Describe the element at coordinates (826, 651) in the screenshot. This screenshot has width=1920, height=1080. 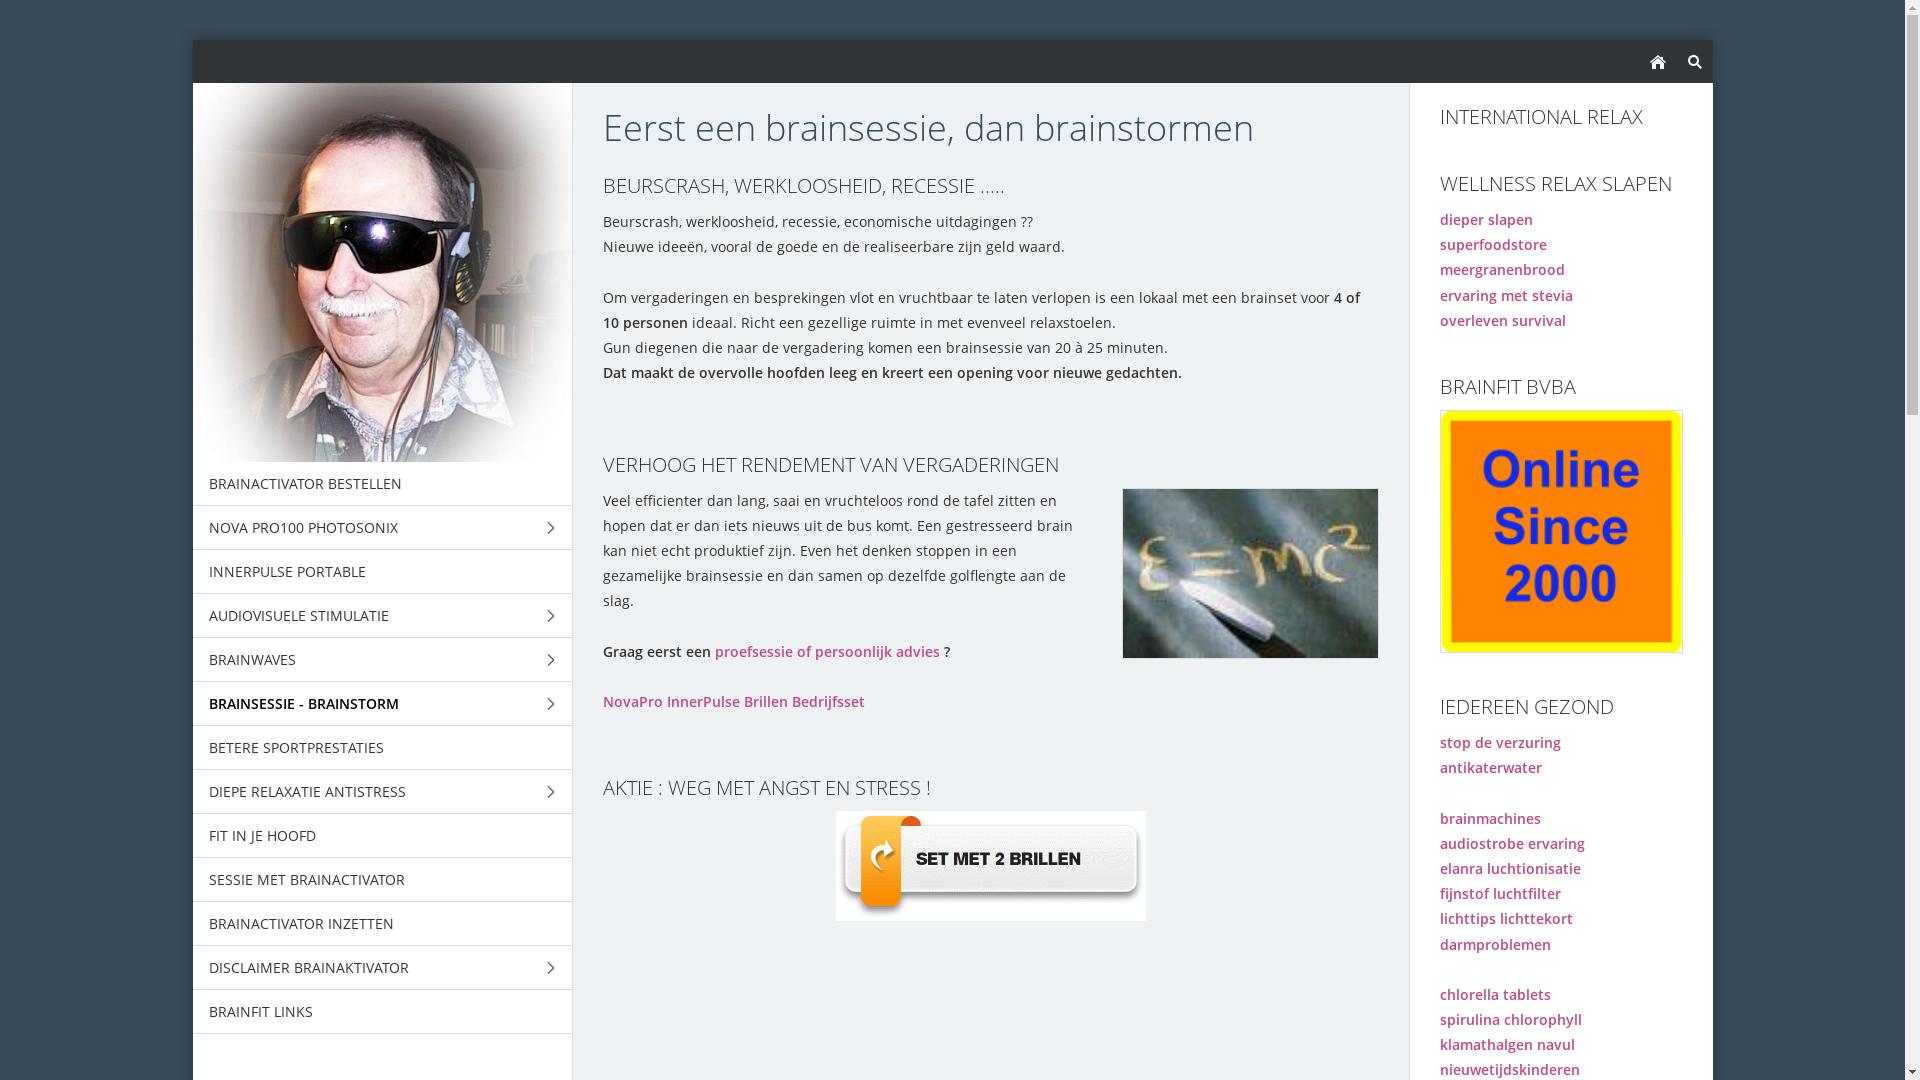
I see `'proefsessie of persoonlijk advies'` at that location.